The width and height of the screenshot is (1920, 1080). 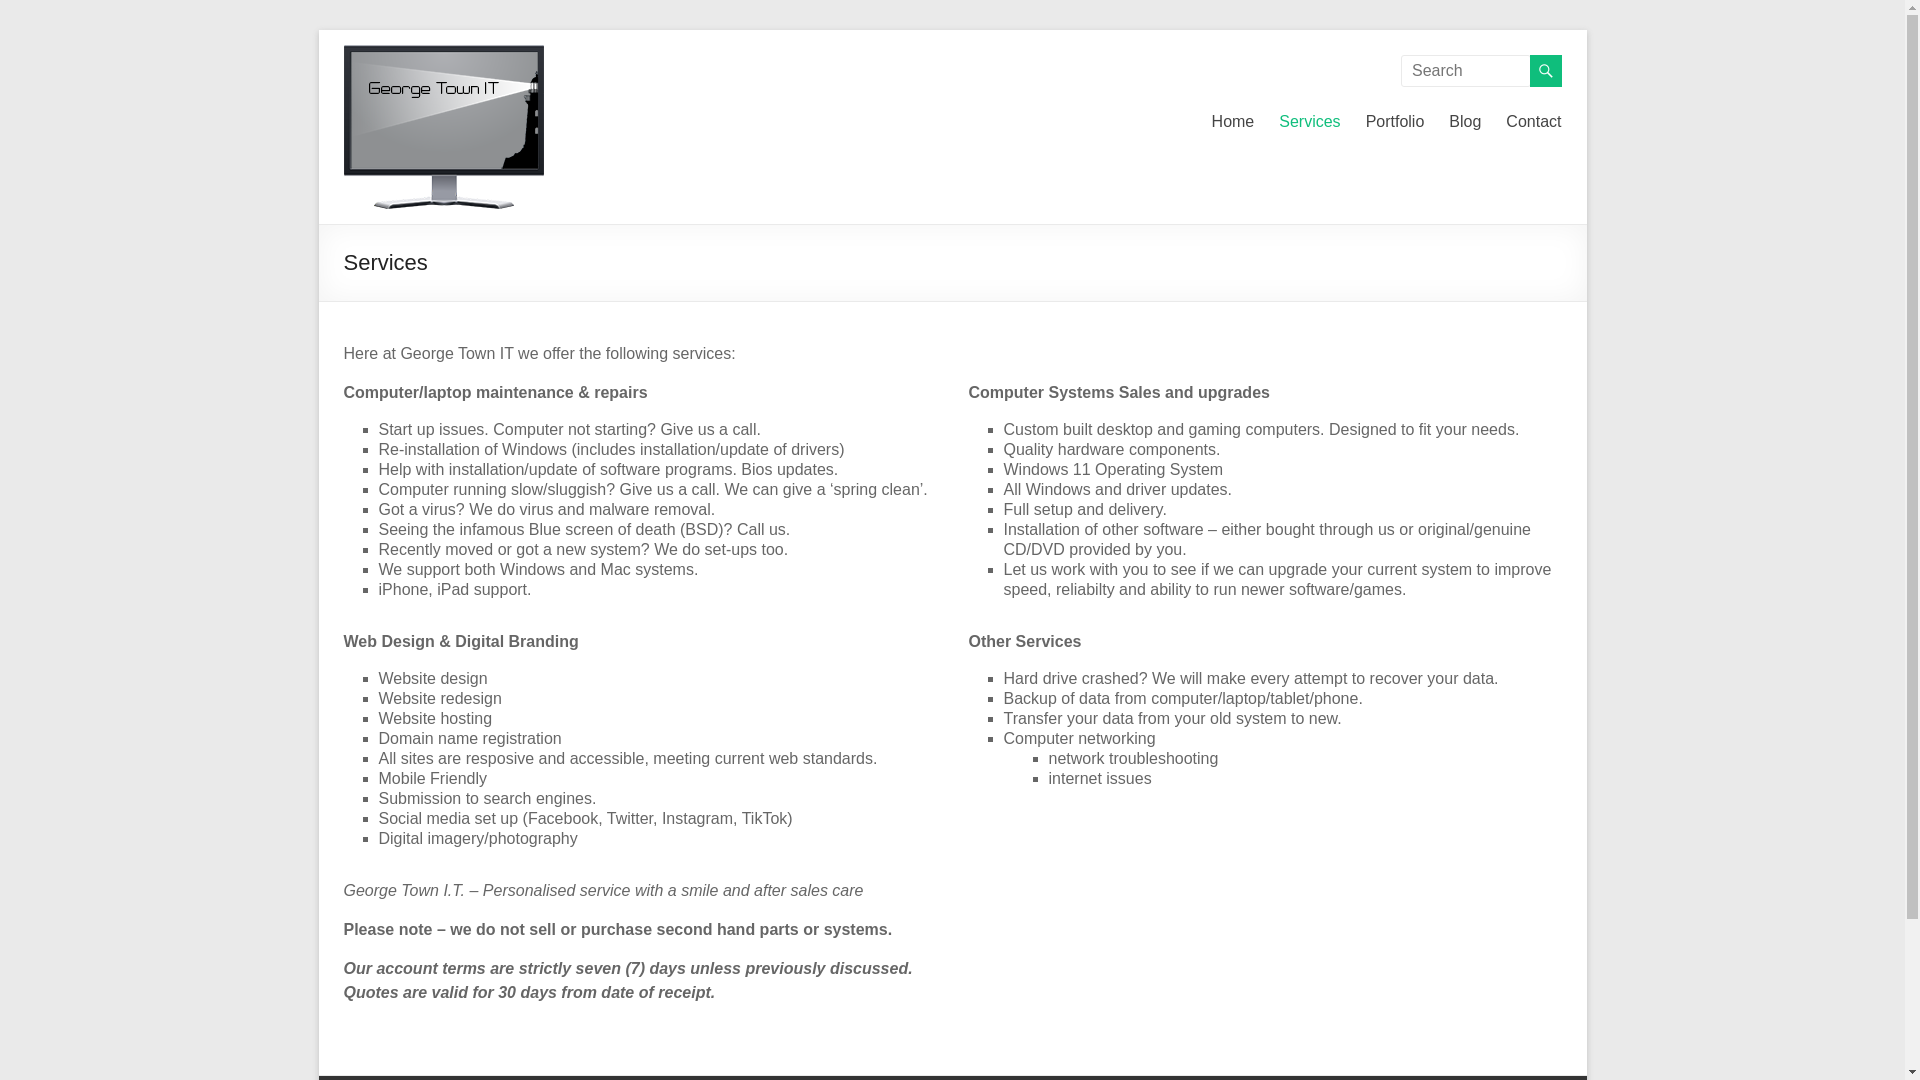 What do you see at coordinates (1532, 122) in the screenshot?
I see `'Contact'` at bounding box center [1532, 122].